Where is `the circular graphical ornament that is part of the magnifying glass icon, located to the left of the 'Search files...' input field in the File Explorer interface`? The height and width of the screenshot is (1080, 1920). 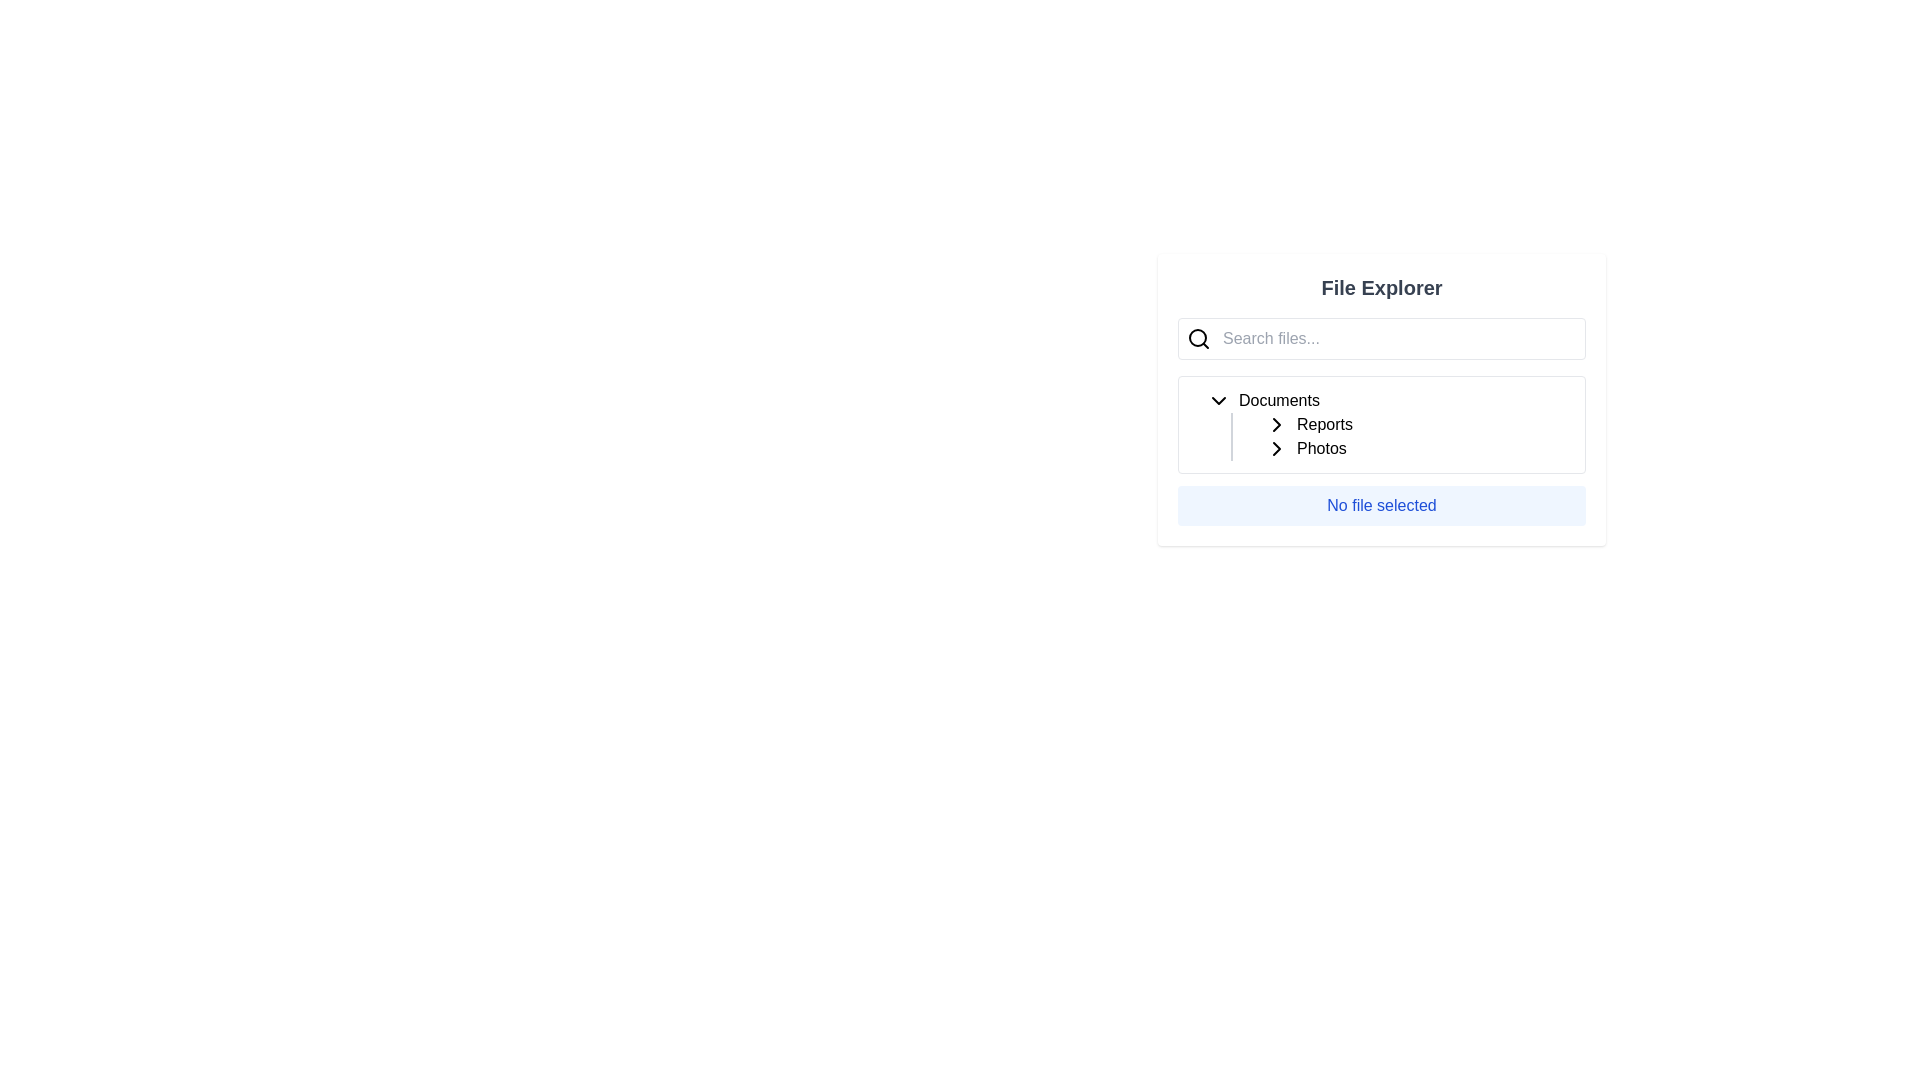
the circular graphical ornament that is part of the magnifying glass icon, located to the left of the 'Search files...' input field in the File Explorer interface is located at coordinates (1198, 337).